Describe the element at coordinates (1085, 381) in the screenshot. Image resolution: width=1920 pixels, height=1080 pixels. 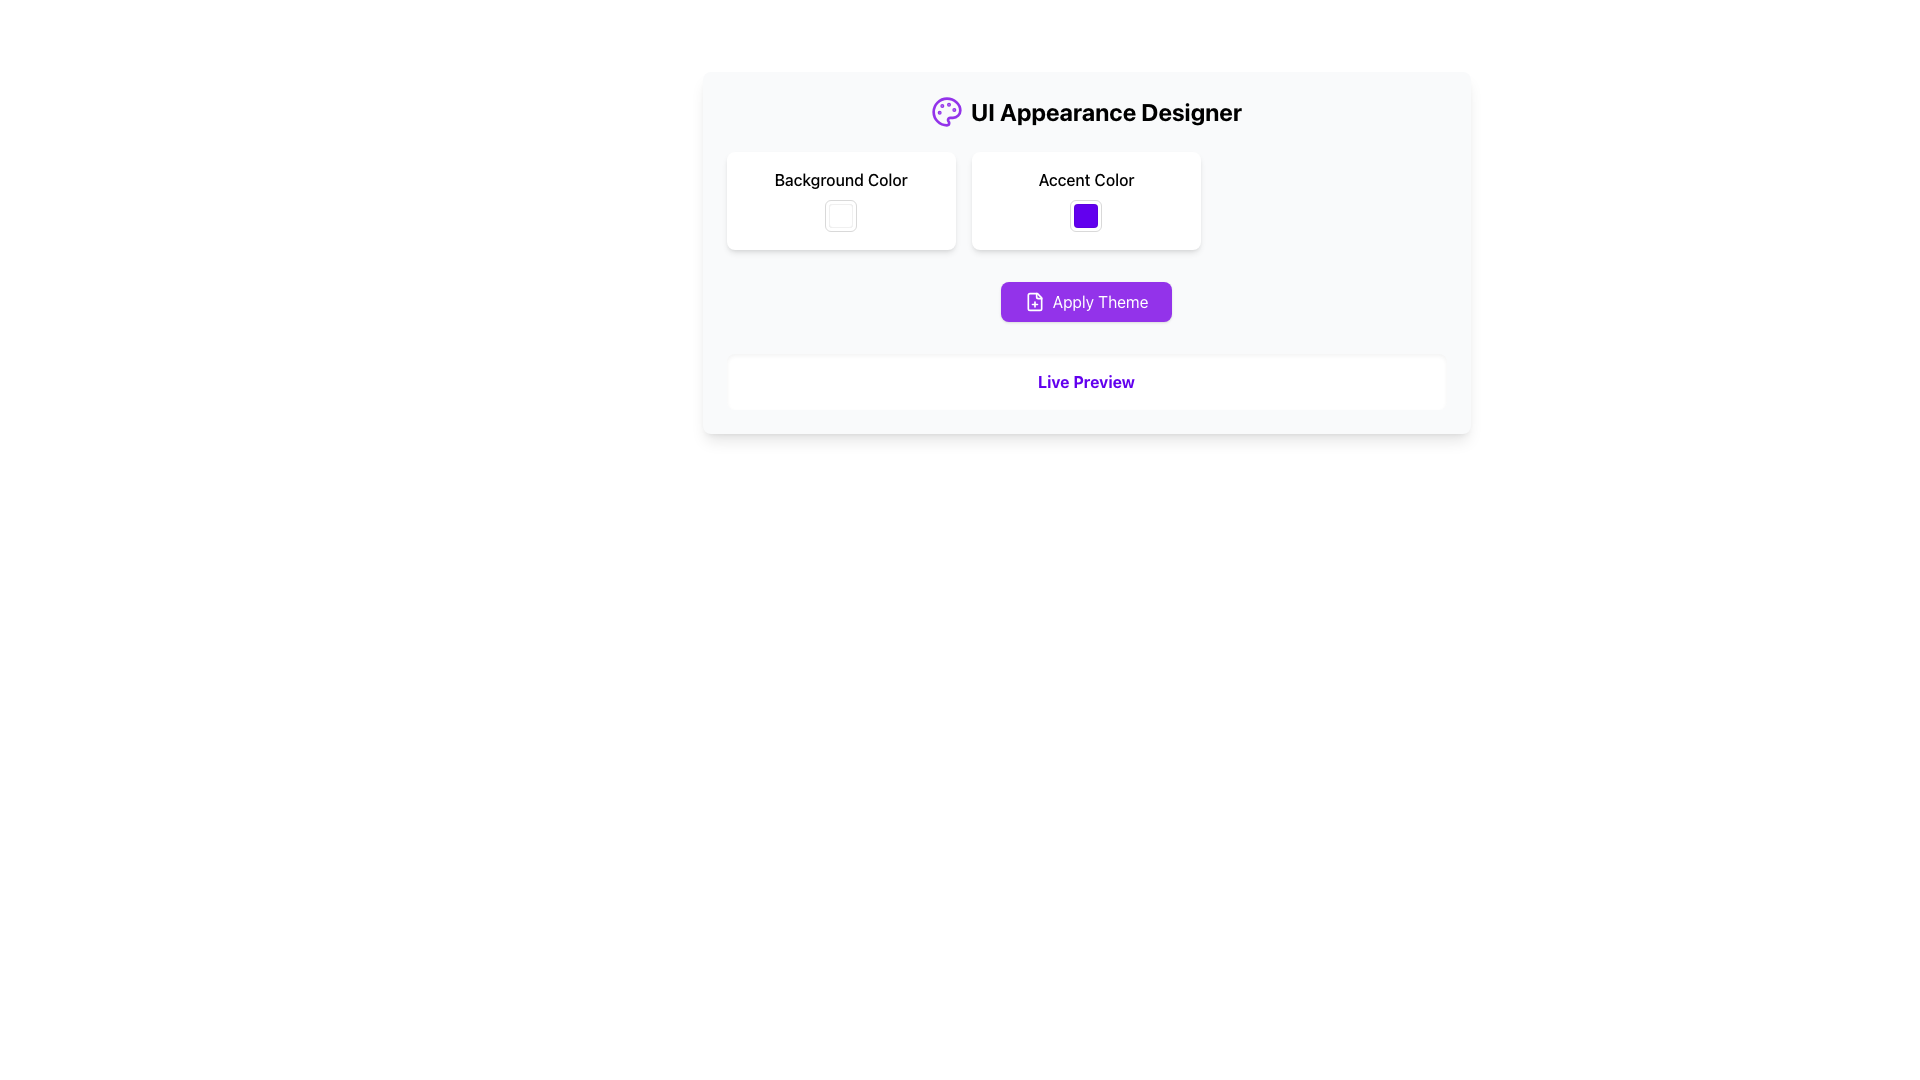
I see `the informational display label at the bottom of the 'UI Appearance Designer' card, which provides a preview of the theme or changes made above` at that location.